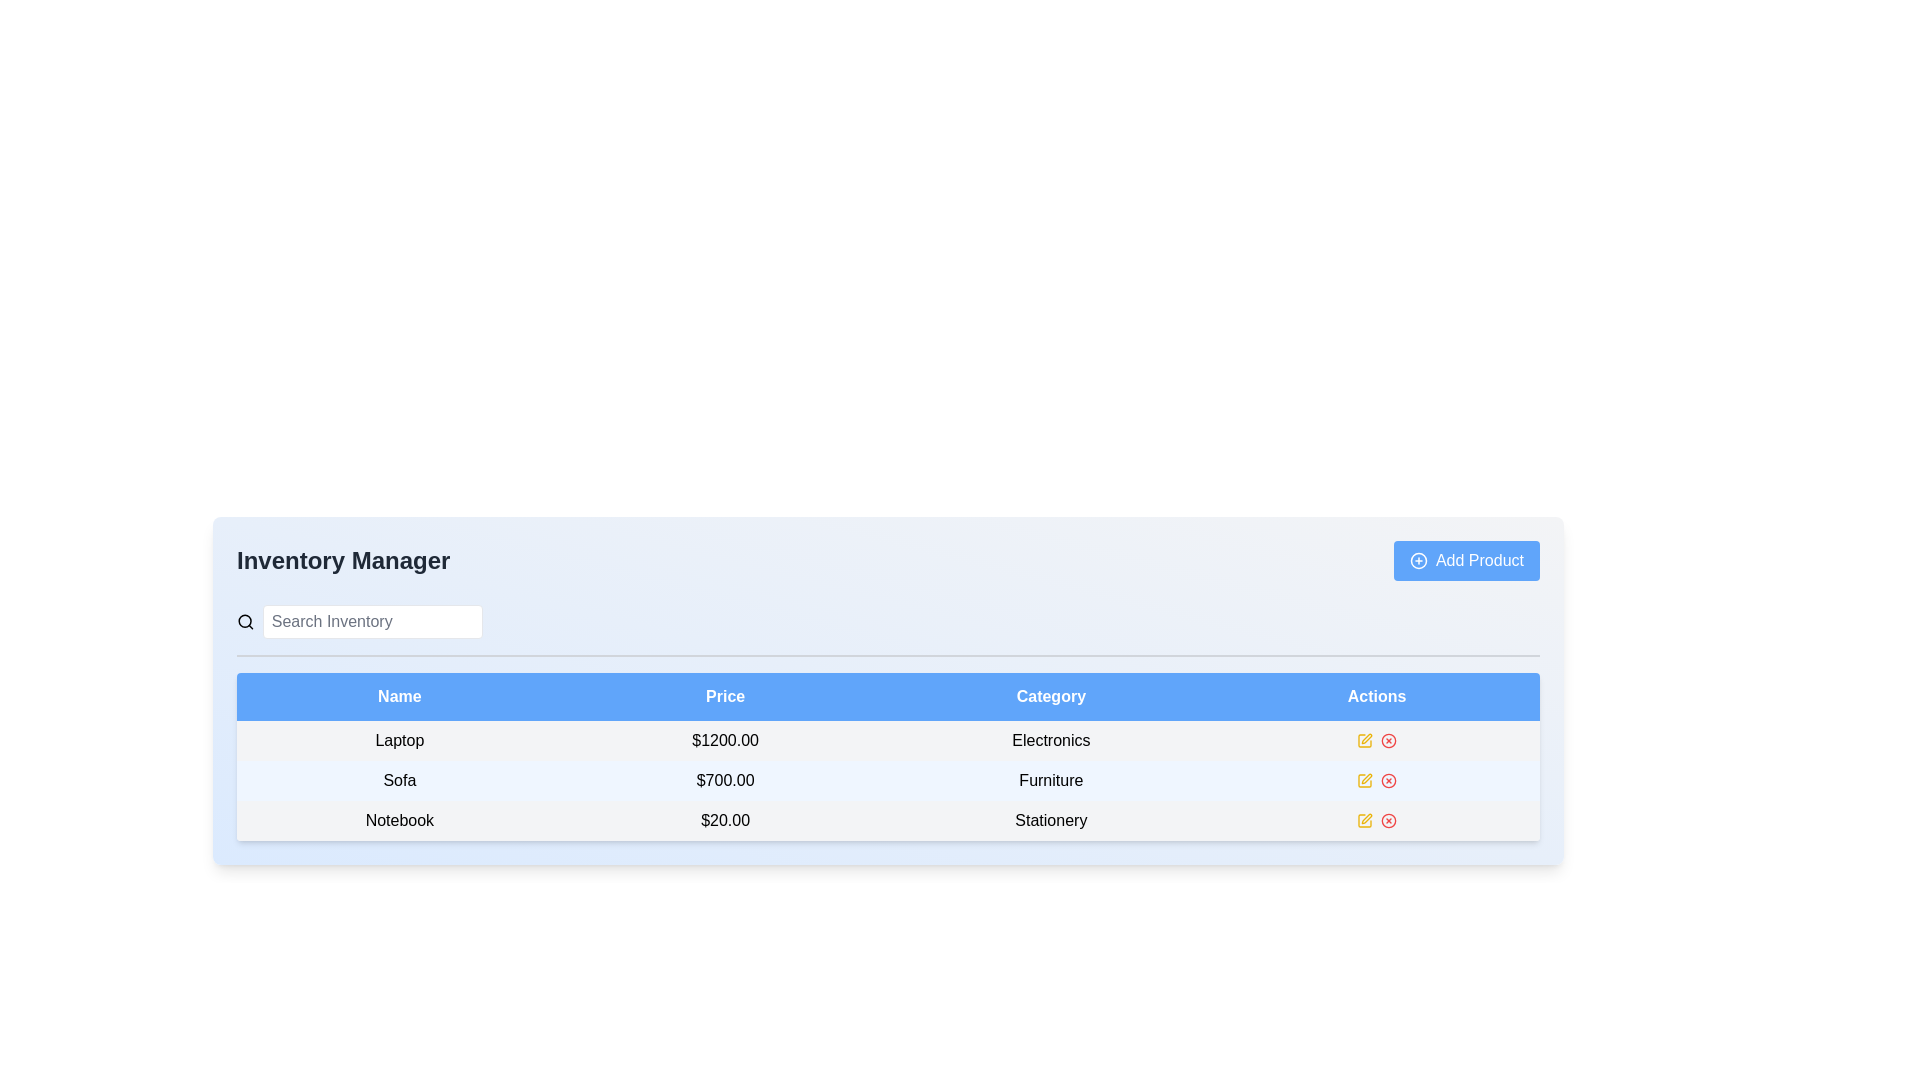  Describe the element at coordinates (1417, 560) in the screenshot. I see `the addition icon within the 'Add Product' button located at the top-right corner of the interface` at that location.